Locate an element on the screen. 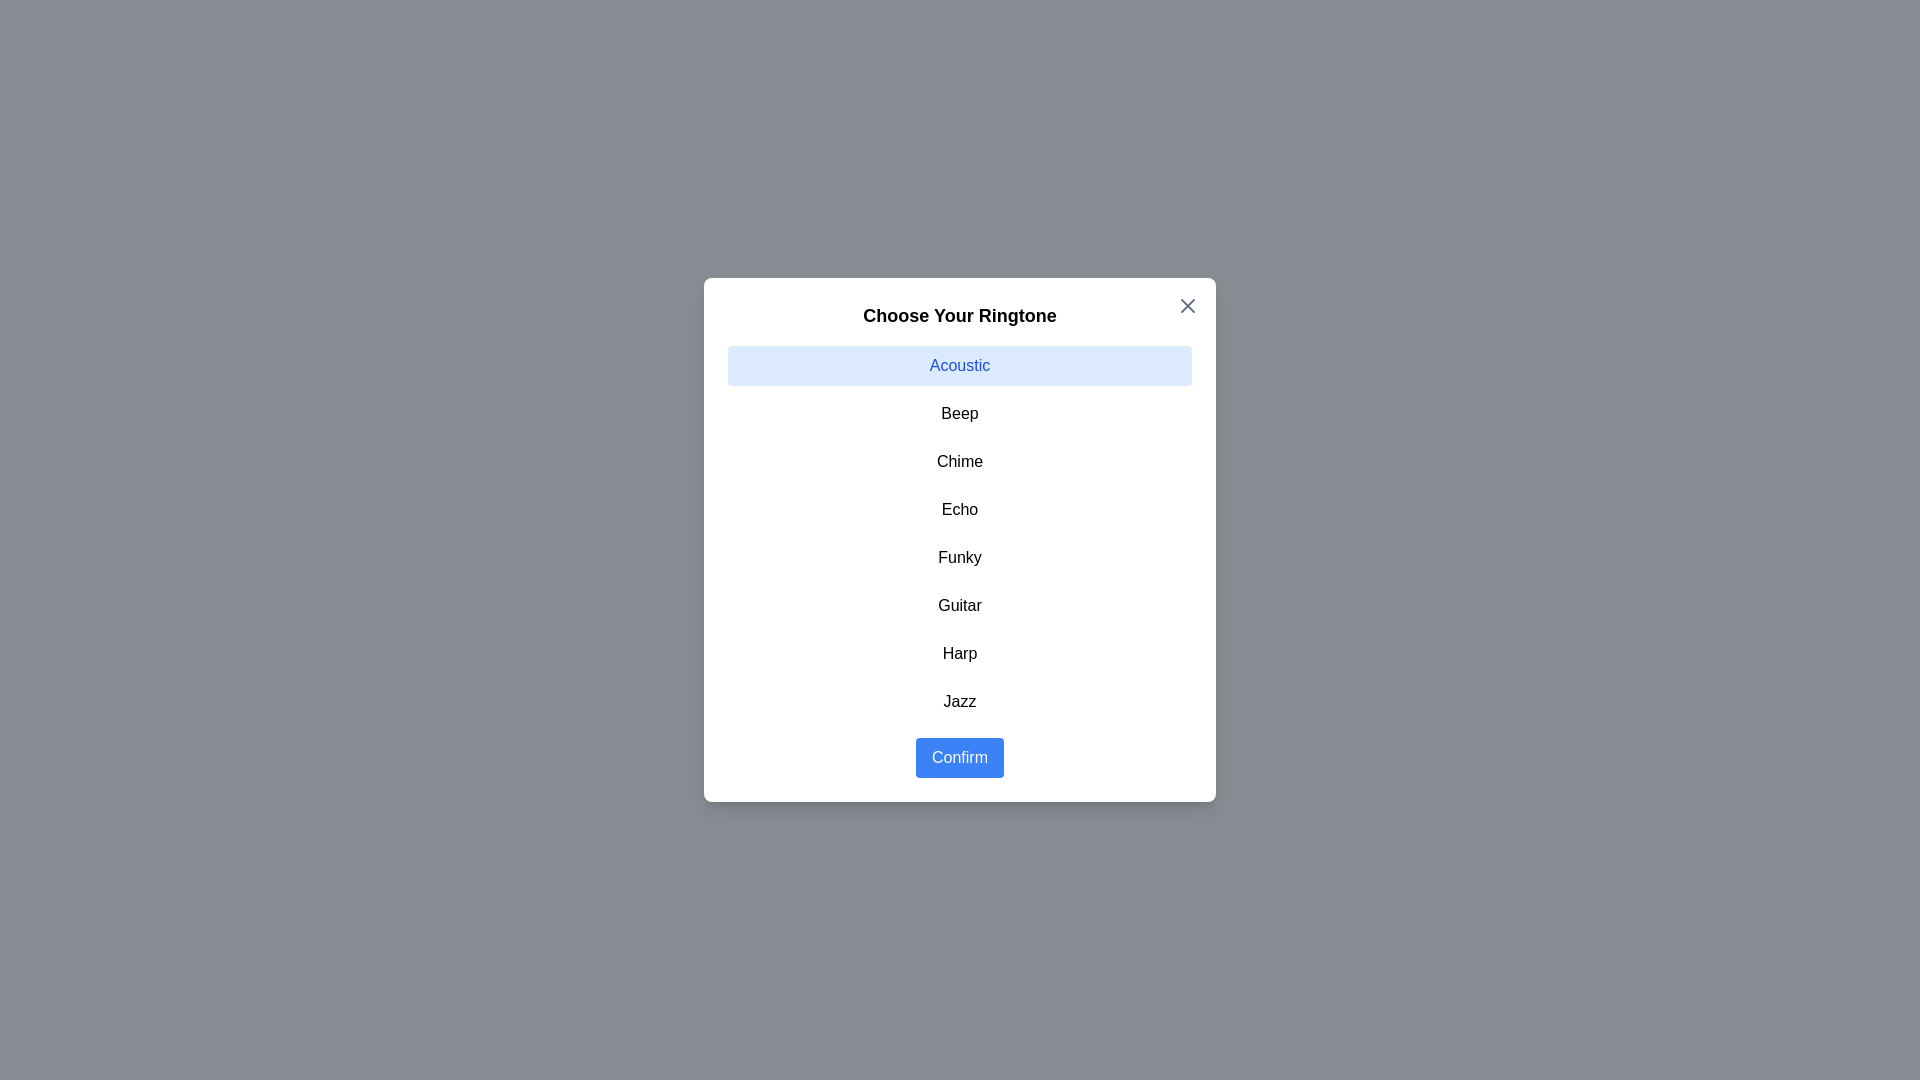  the ringtone Funky from the list is located at coordinates (960, 558).